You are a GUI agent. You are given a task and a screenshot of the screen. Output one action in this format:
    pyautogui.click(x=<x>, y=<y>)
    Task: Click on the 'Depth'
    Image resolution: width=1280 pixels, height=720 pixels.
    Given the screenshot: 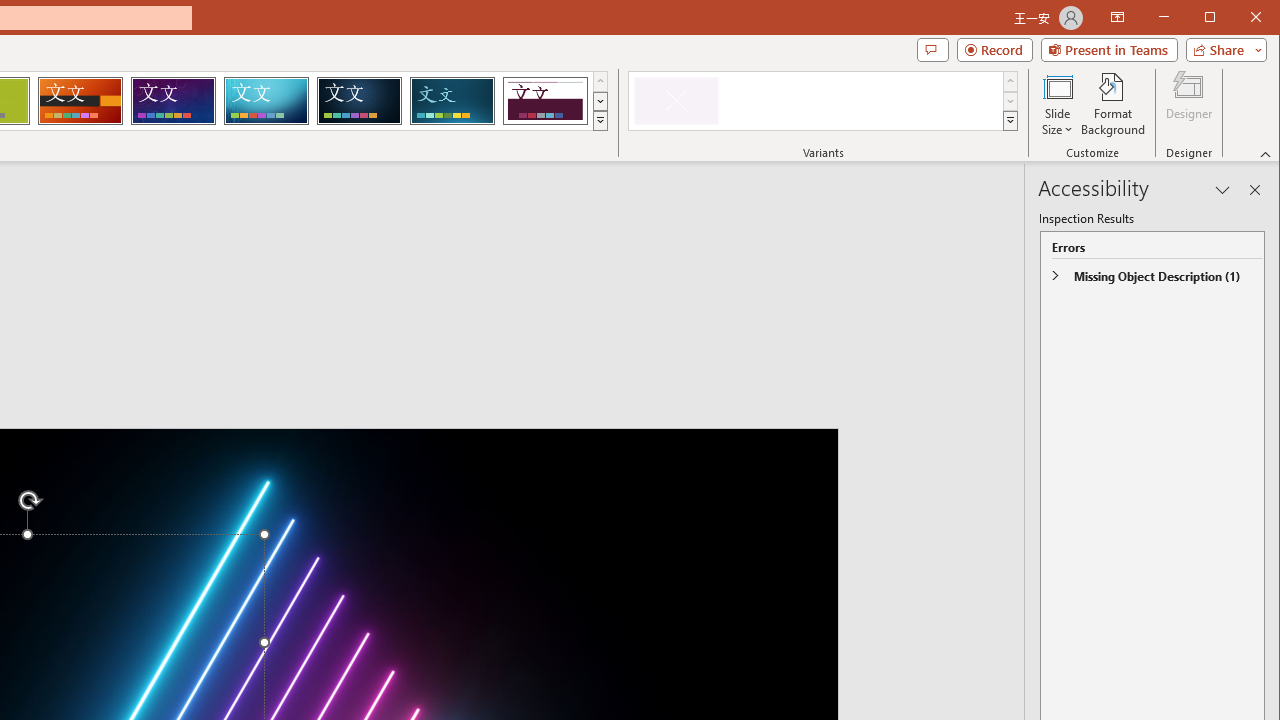 What is the action you would take?
    pyautogui.click(x=451, y=100)
    